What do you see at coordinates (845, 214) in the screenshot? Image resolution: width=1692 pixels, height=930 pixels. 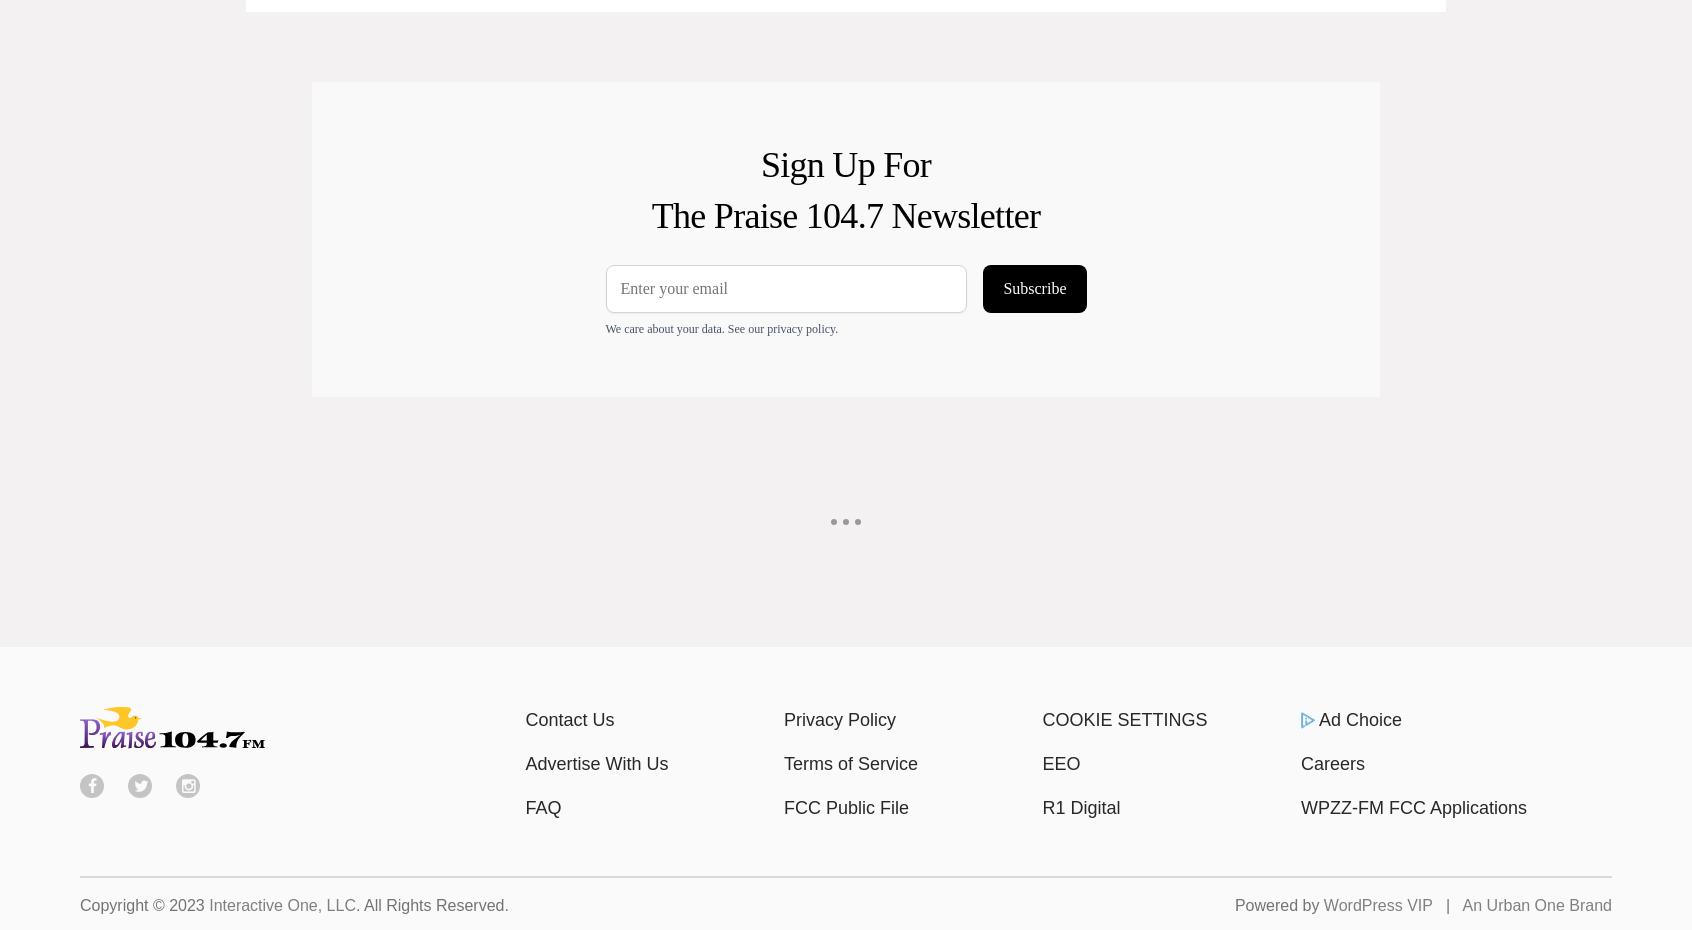 I see `'The Praise 104.7 Newsletter'` at bounding box center [845, 214].